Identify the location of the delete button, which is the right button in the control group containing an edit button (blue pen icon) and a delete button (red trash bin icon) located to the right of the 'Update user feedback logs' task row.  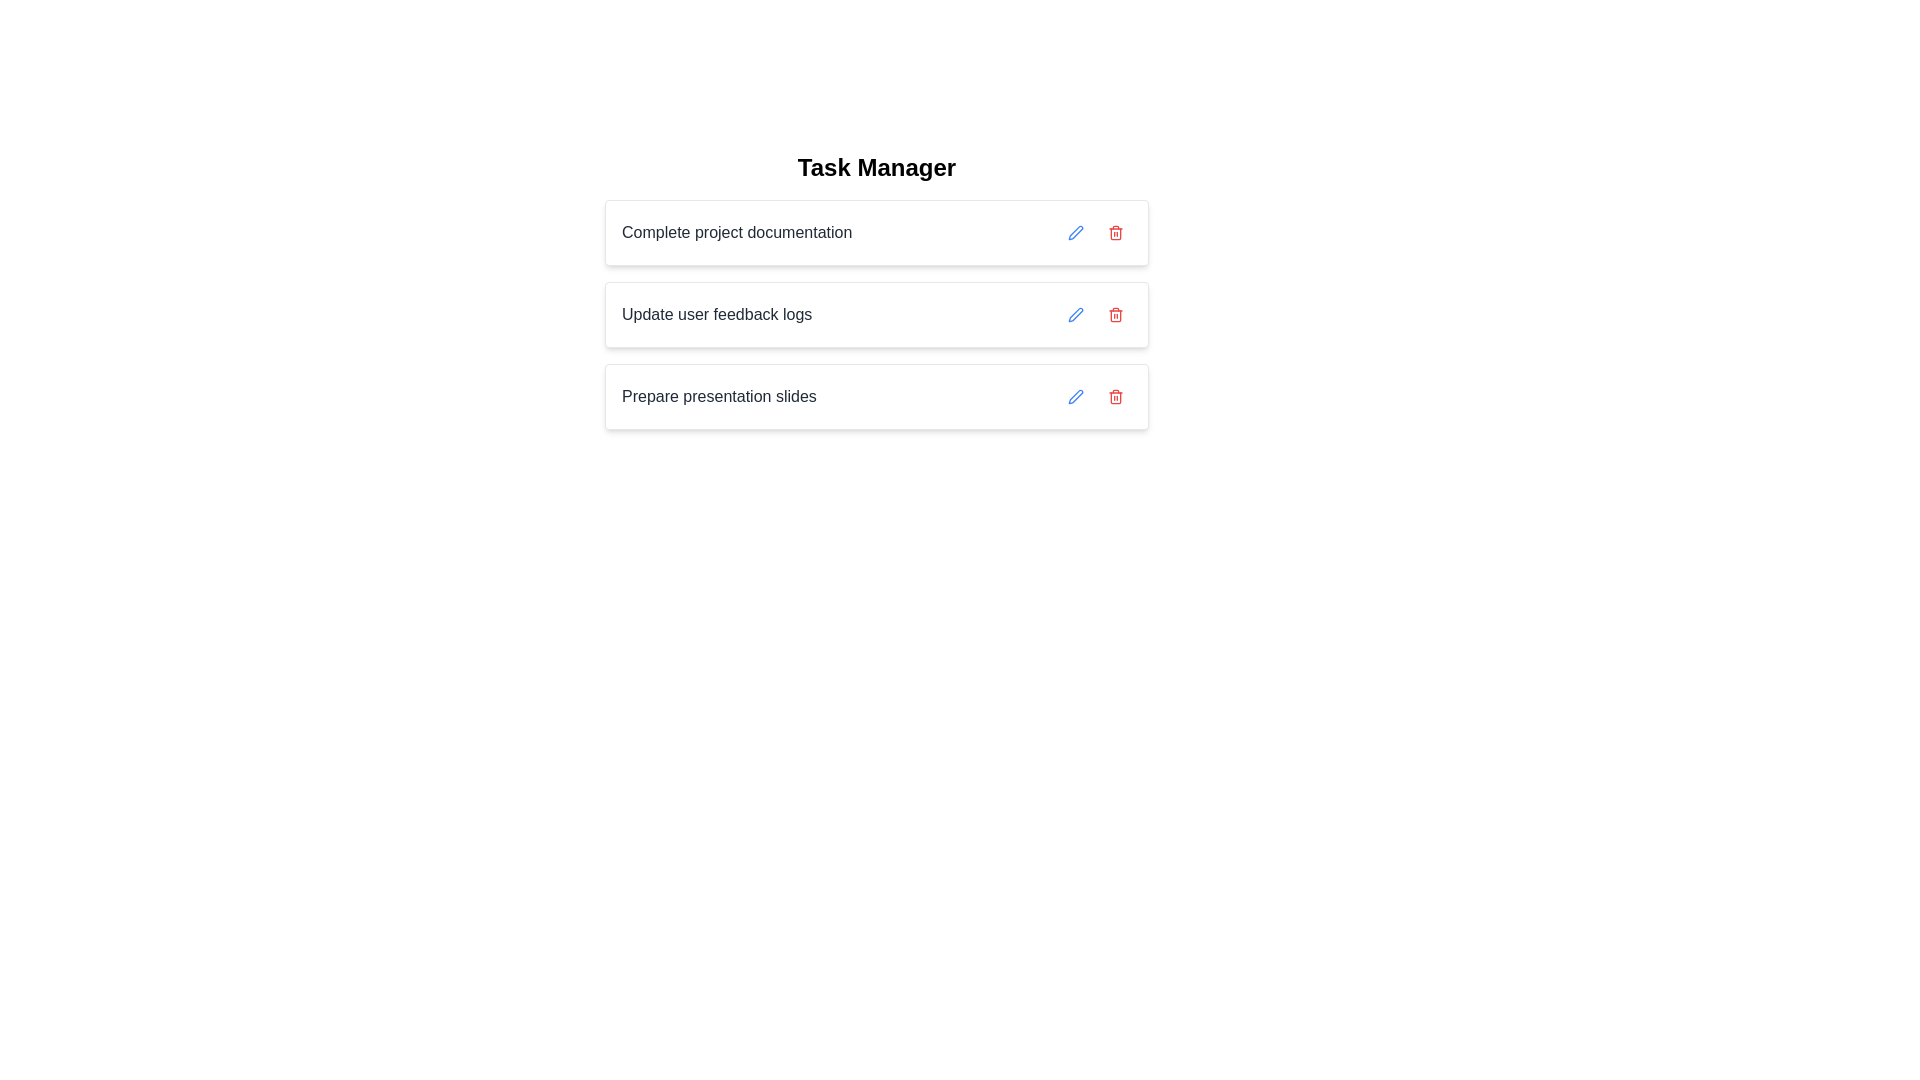
(1094, 315).